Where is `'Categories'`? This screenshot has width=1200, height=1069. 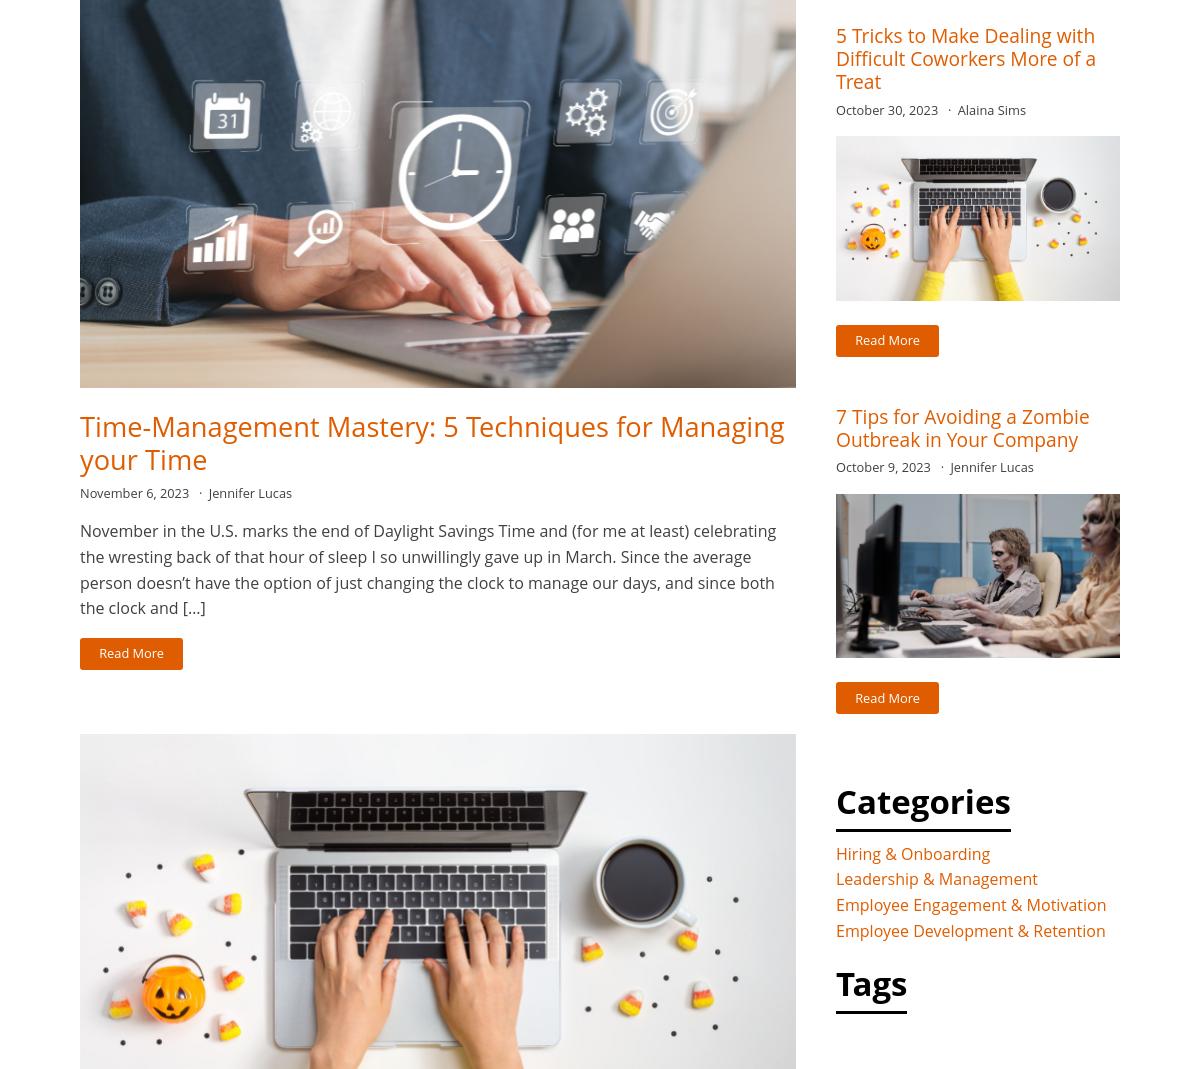
'Categories' is located at coordinates (923, 800).